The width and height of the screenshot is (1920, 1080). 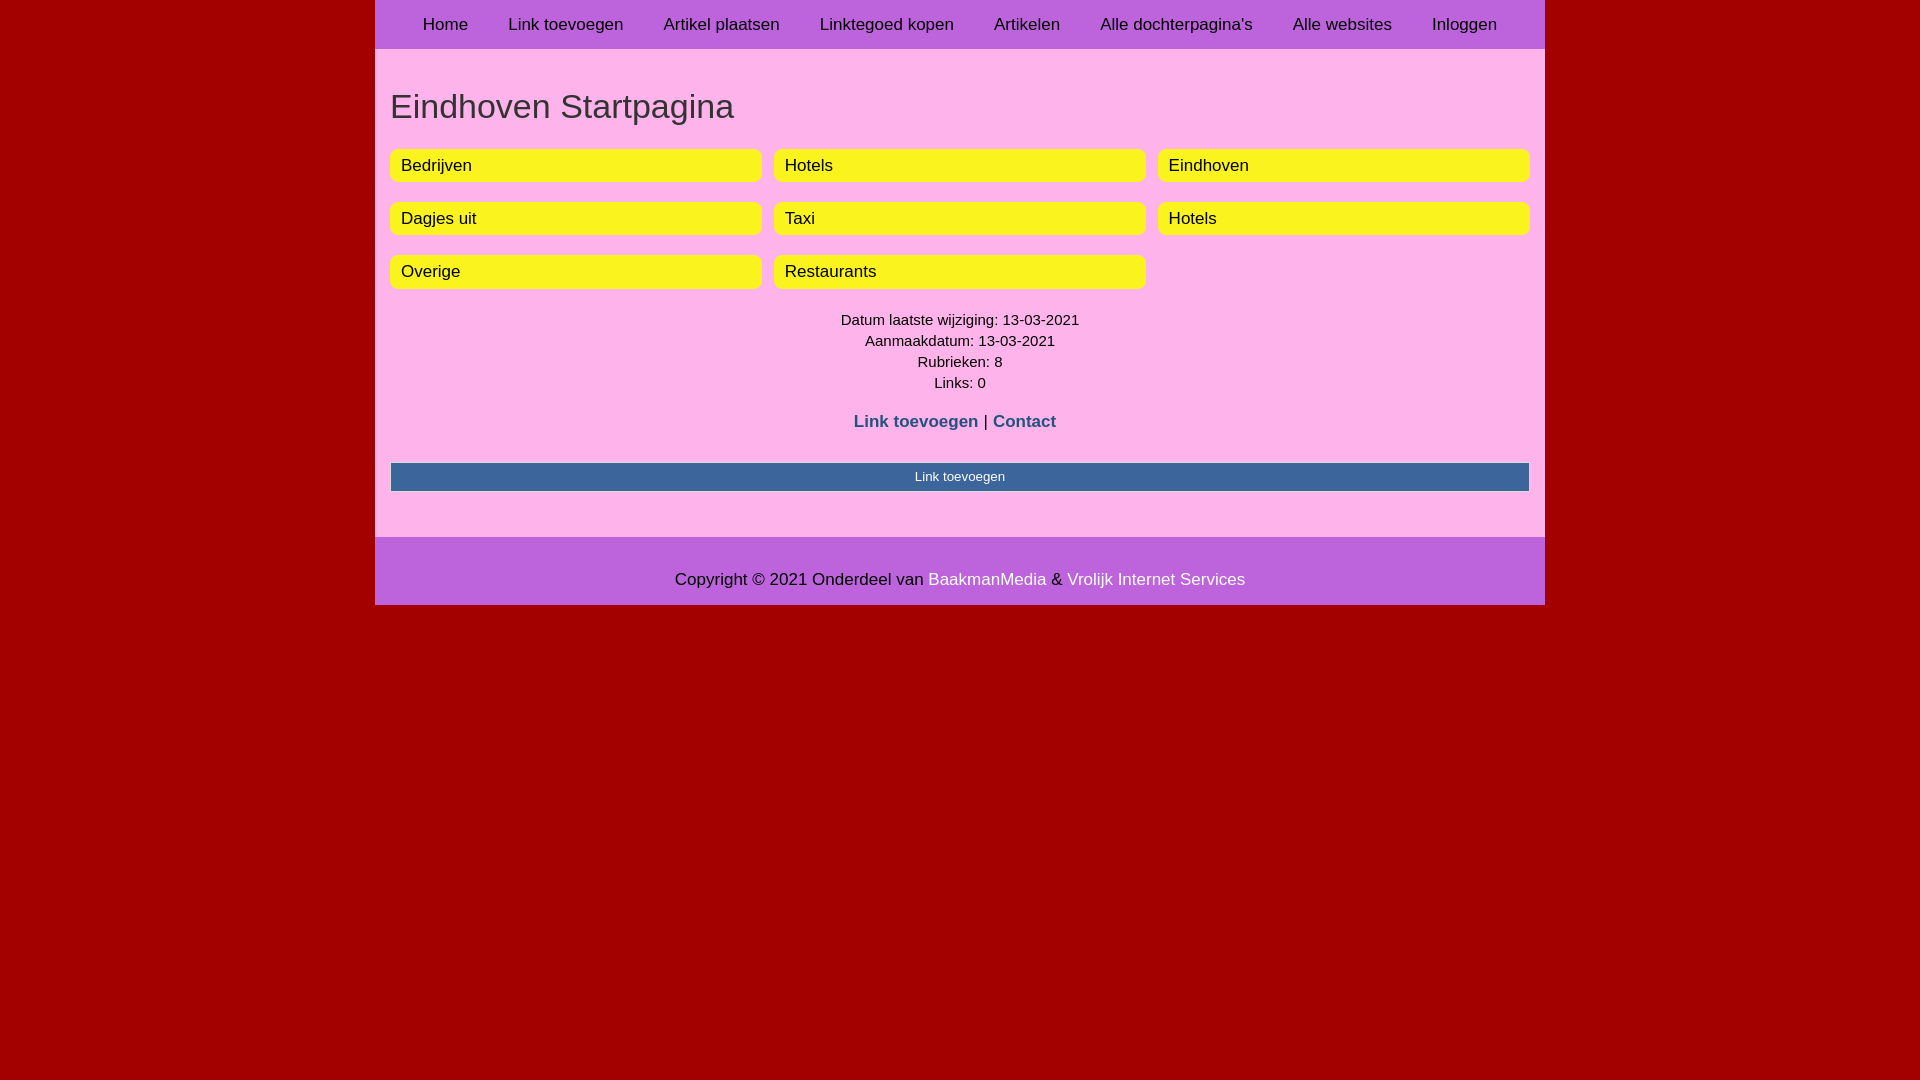 I want to click on 'Taxi', so click(x=784, y=218).